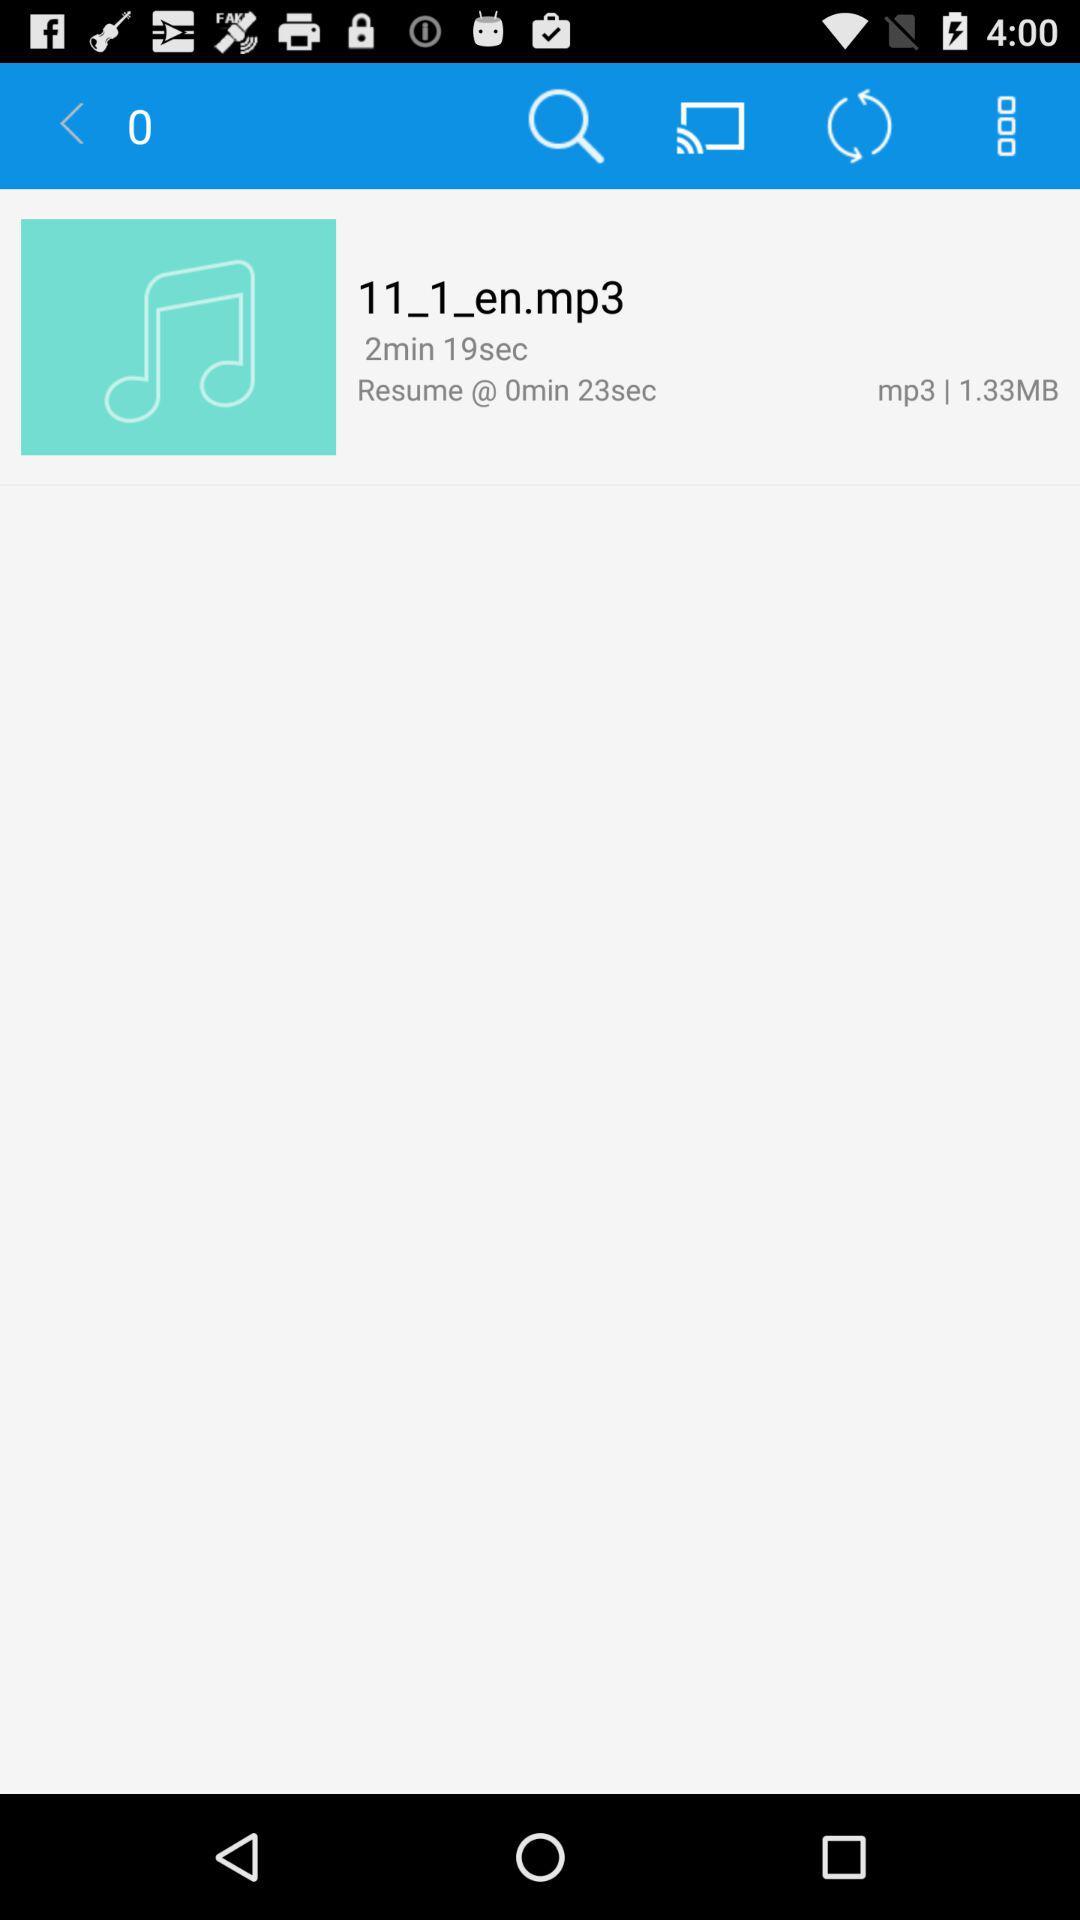  I want to click on the menu icon on the top right side, so click(1006, 124).